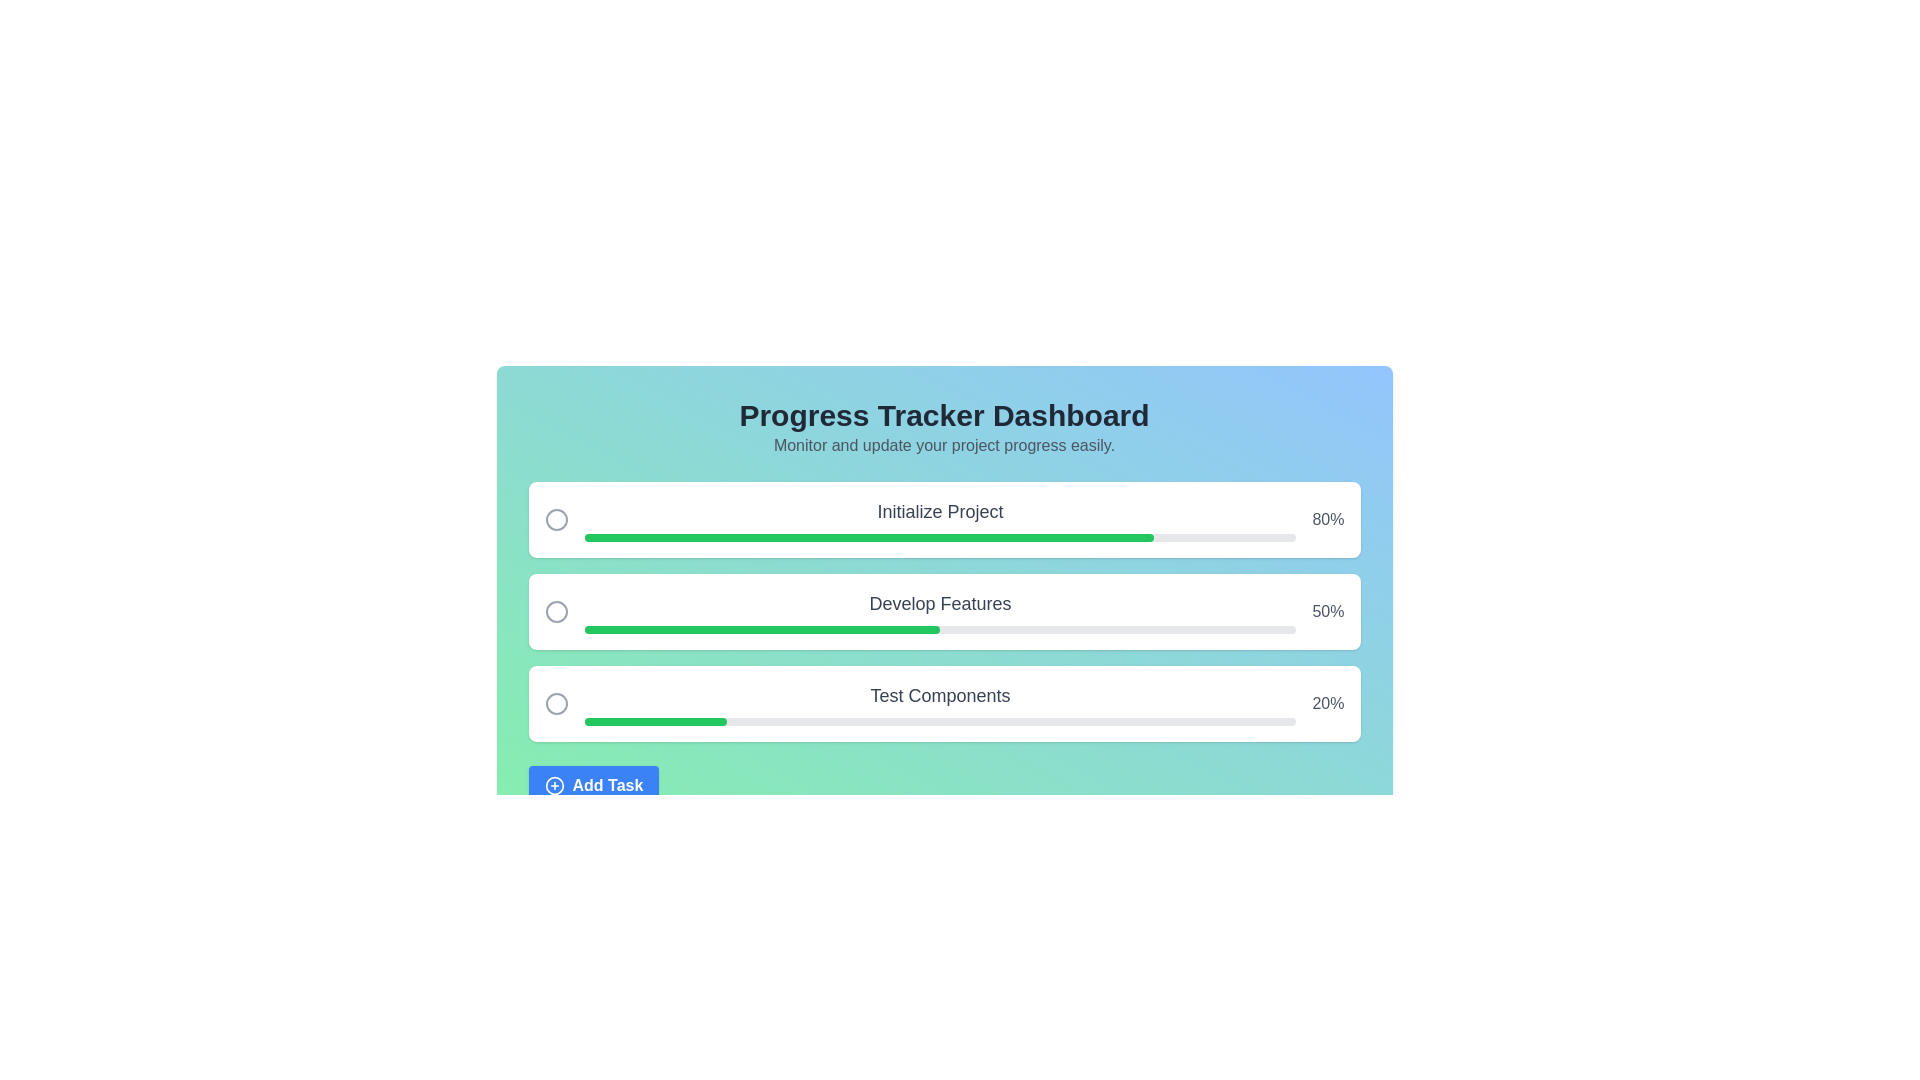 Image resolution: width=1920 pixels, height=1080 pixels. What do you see at coordinates (556, 519) in the screenshot?
I see `the circular icon with a gray border and transparent center, located to the left of the 'Initialize Project' text label` at bounding box center [556, 519].